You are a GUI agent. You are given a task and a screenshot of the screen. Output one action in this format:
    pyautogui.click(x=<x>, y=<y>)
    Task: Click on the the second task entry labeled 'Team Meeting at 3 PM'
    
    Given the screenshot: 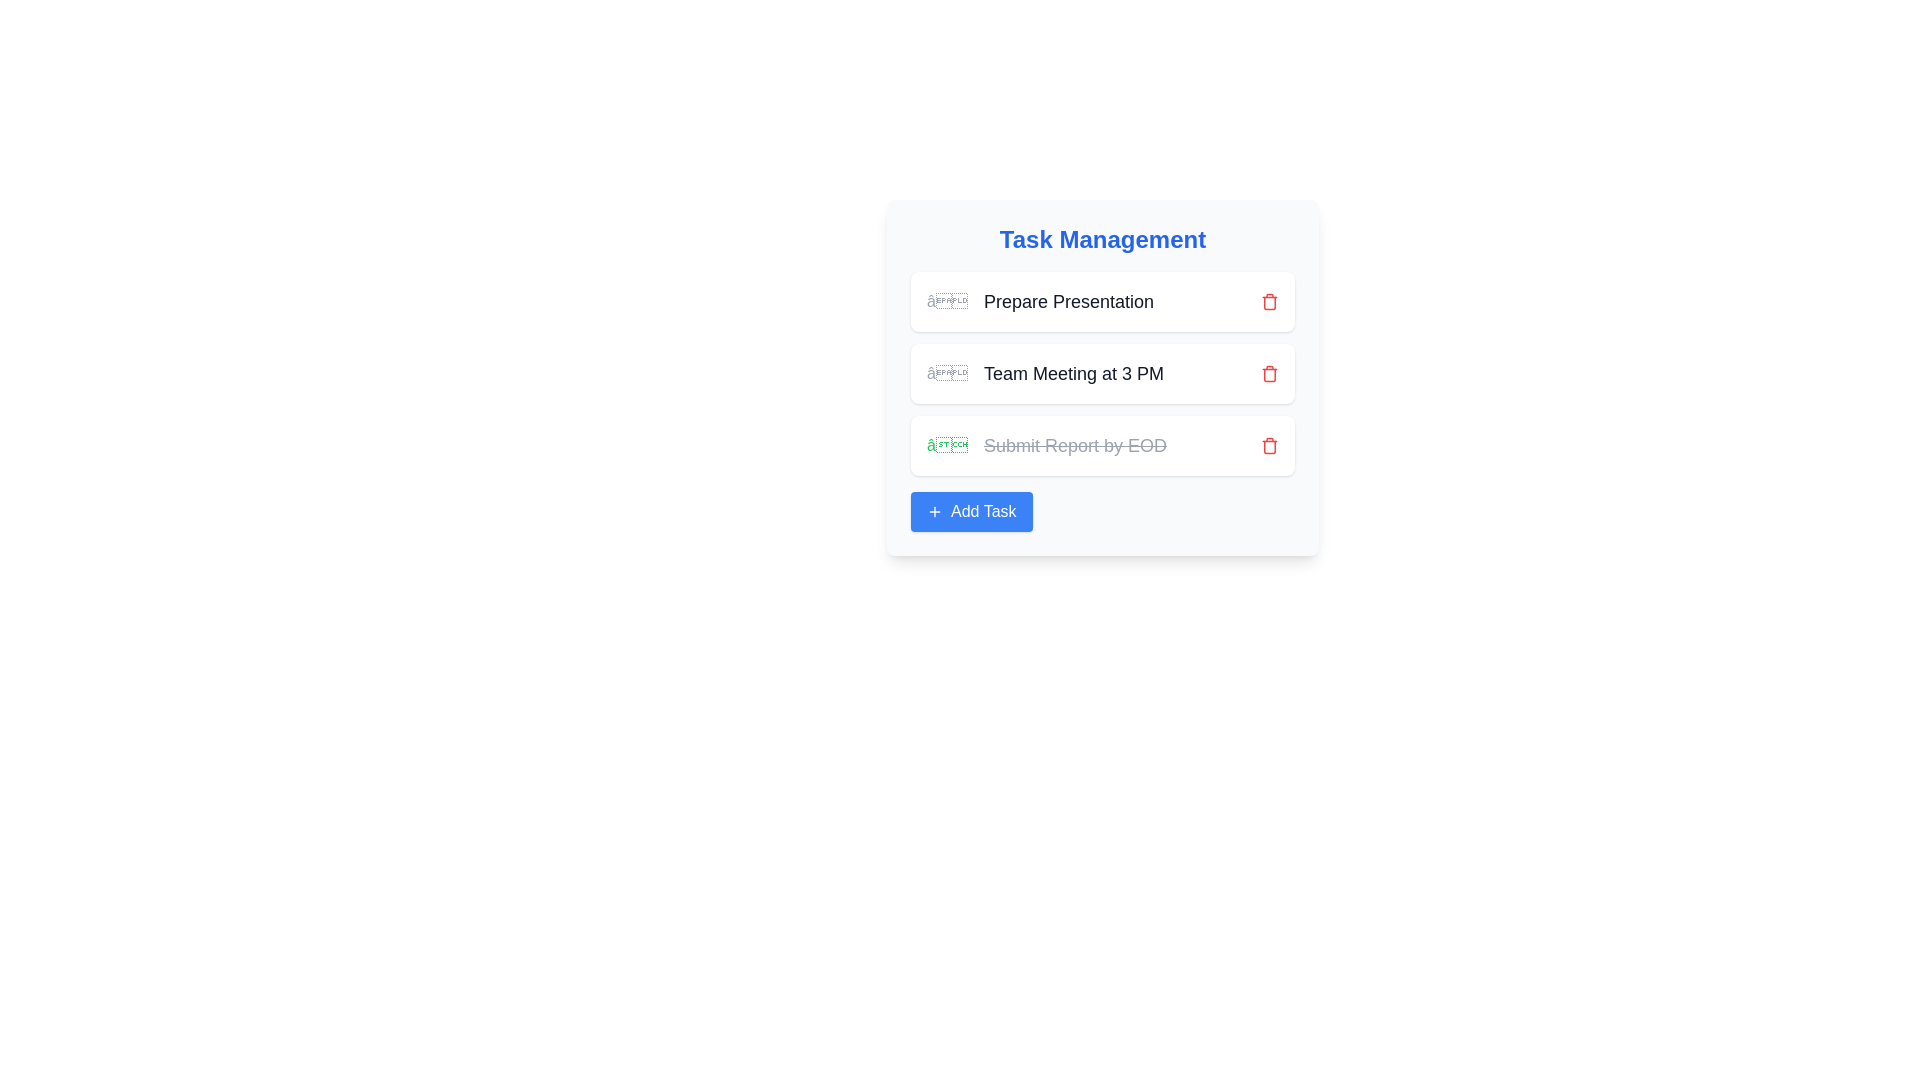 What is the action you would take?
    pyautogui.click(x=1044, y=374)
    